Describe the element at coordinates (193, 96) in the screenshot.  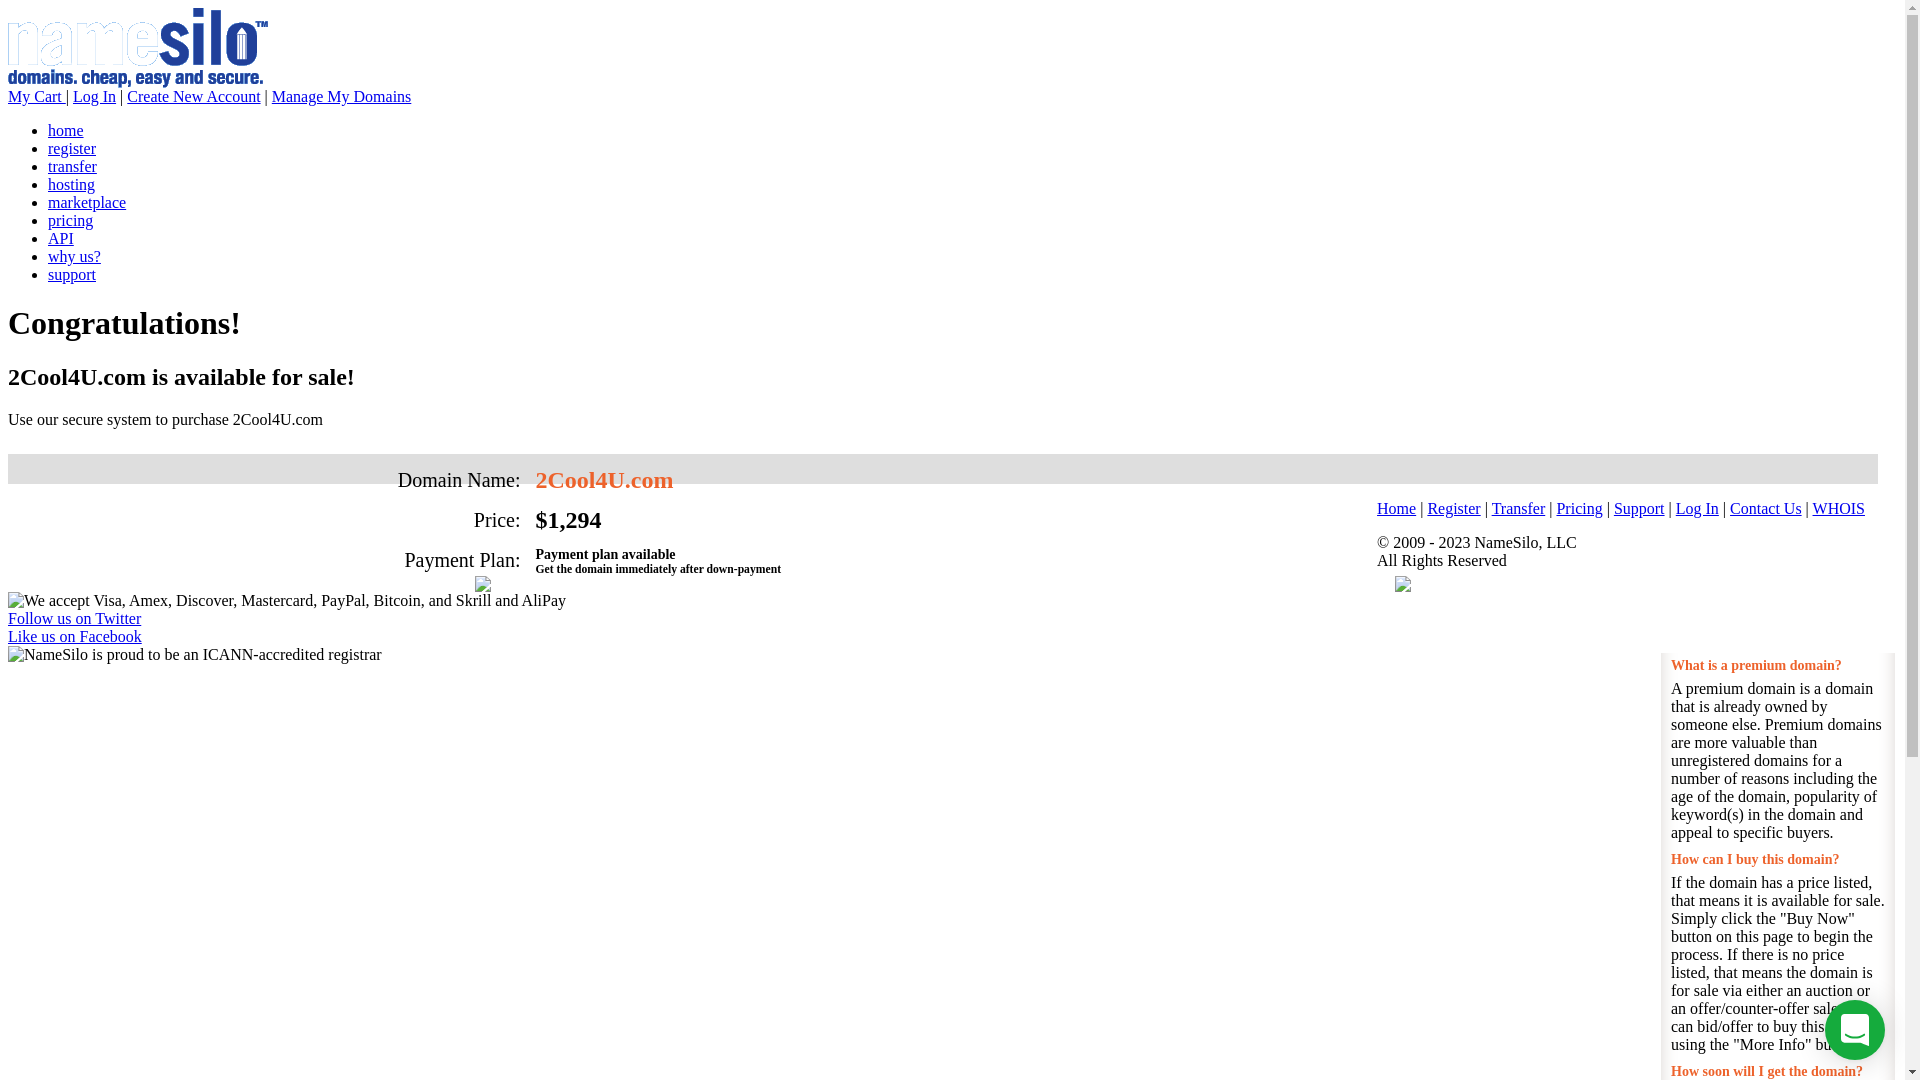
I see `'Create New Account'` at that location.